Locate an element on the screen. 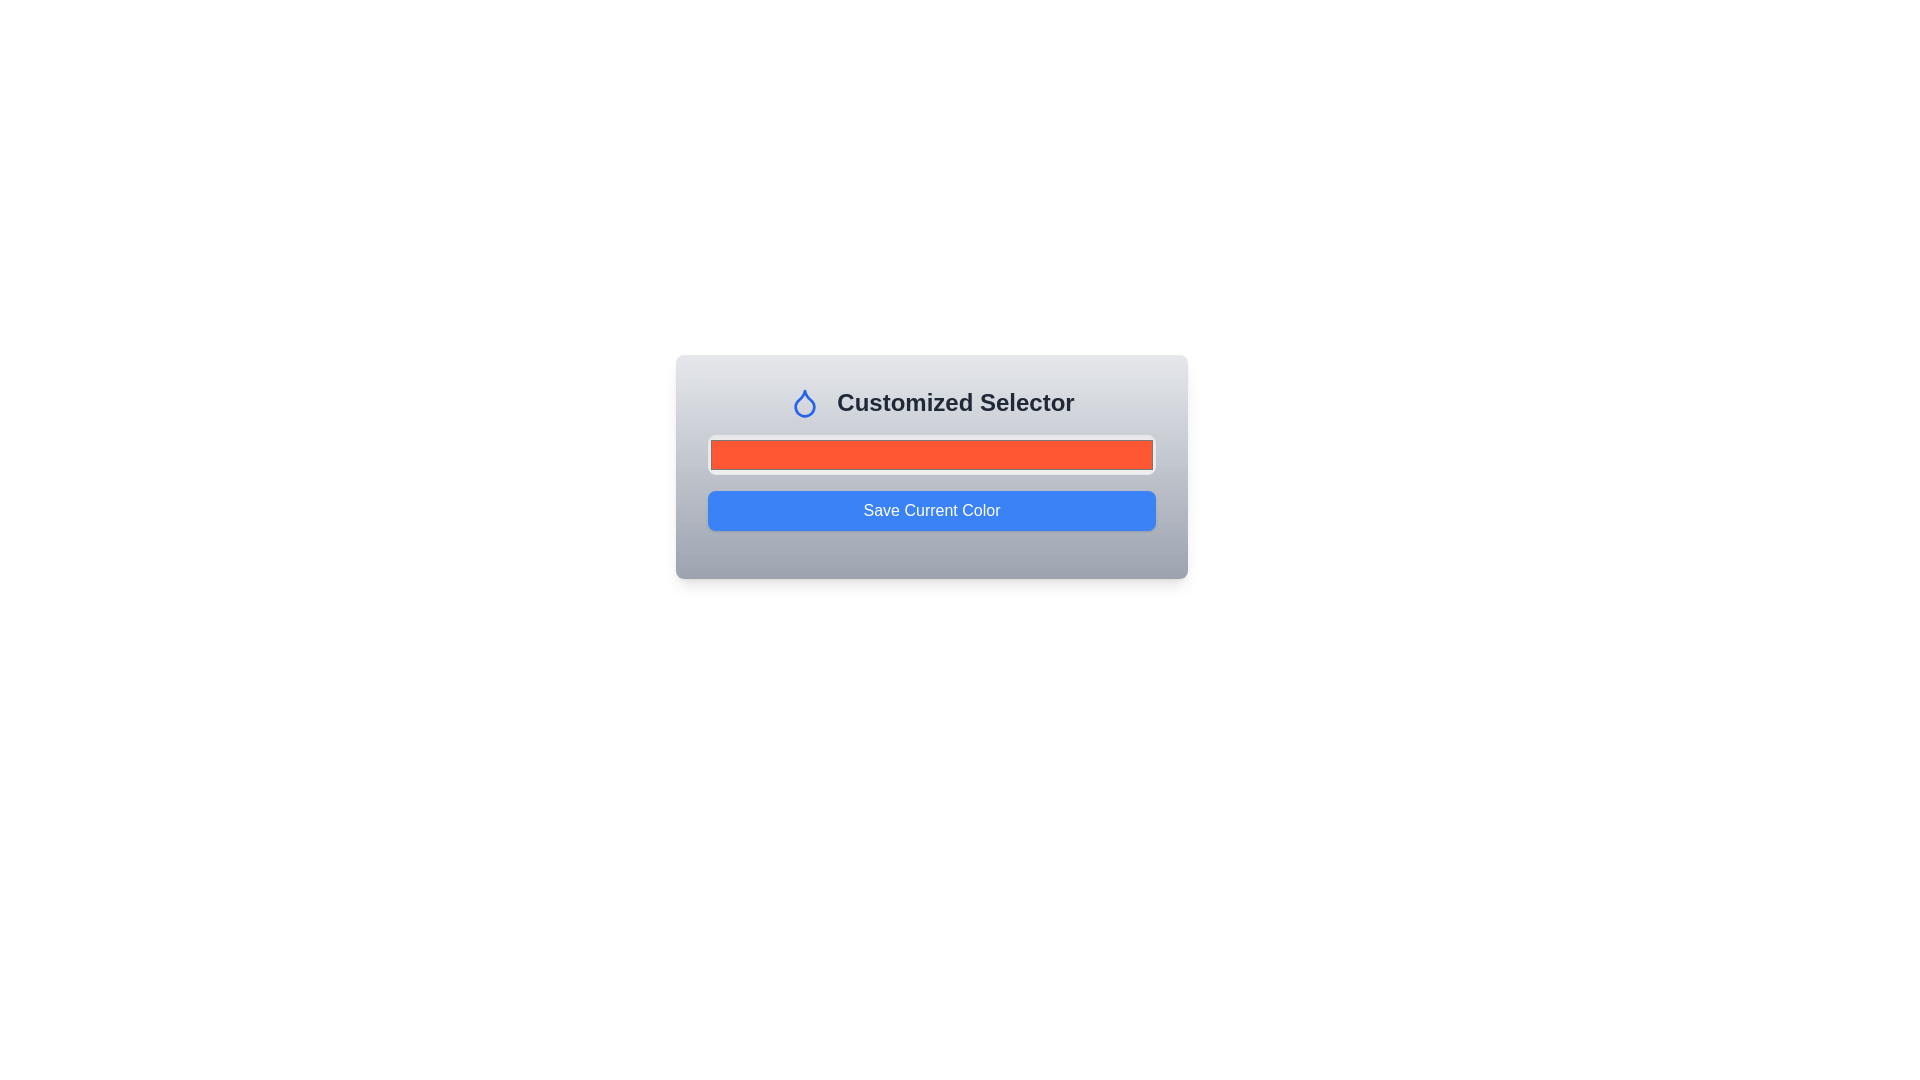  the droplet-shaped icon with a bold blue outline, located to the left of the 'Customized Selector' text in the UI is located at coordinates (805, 402).